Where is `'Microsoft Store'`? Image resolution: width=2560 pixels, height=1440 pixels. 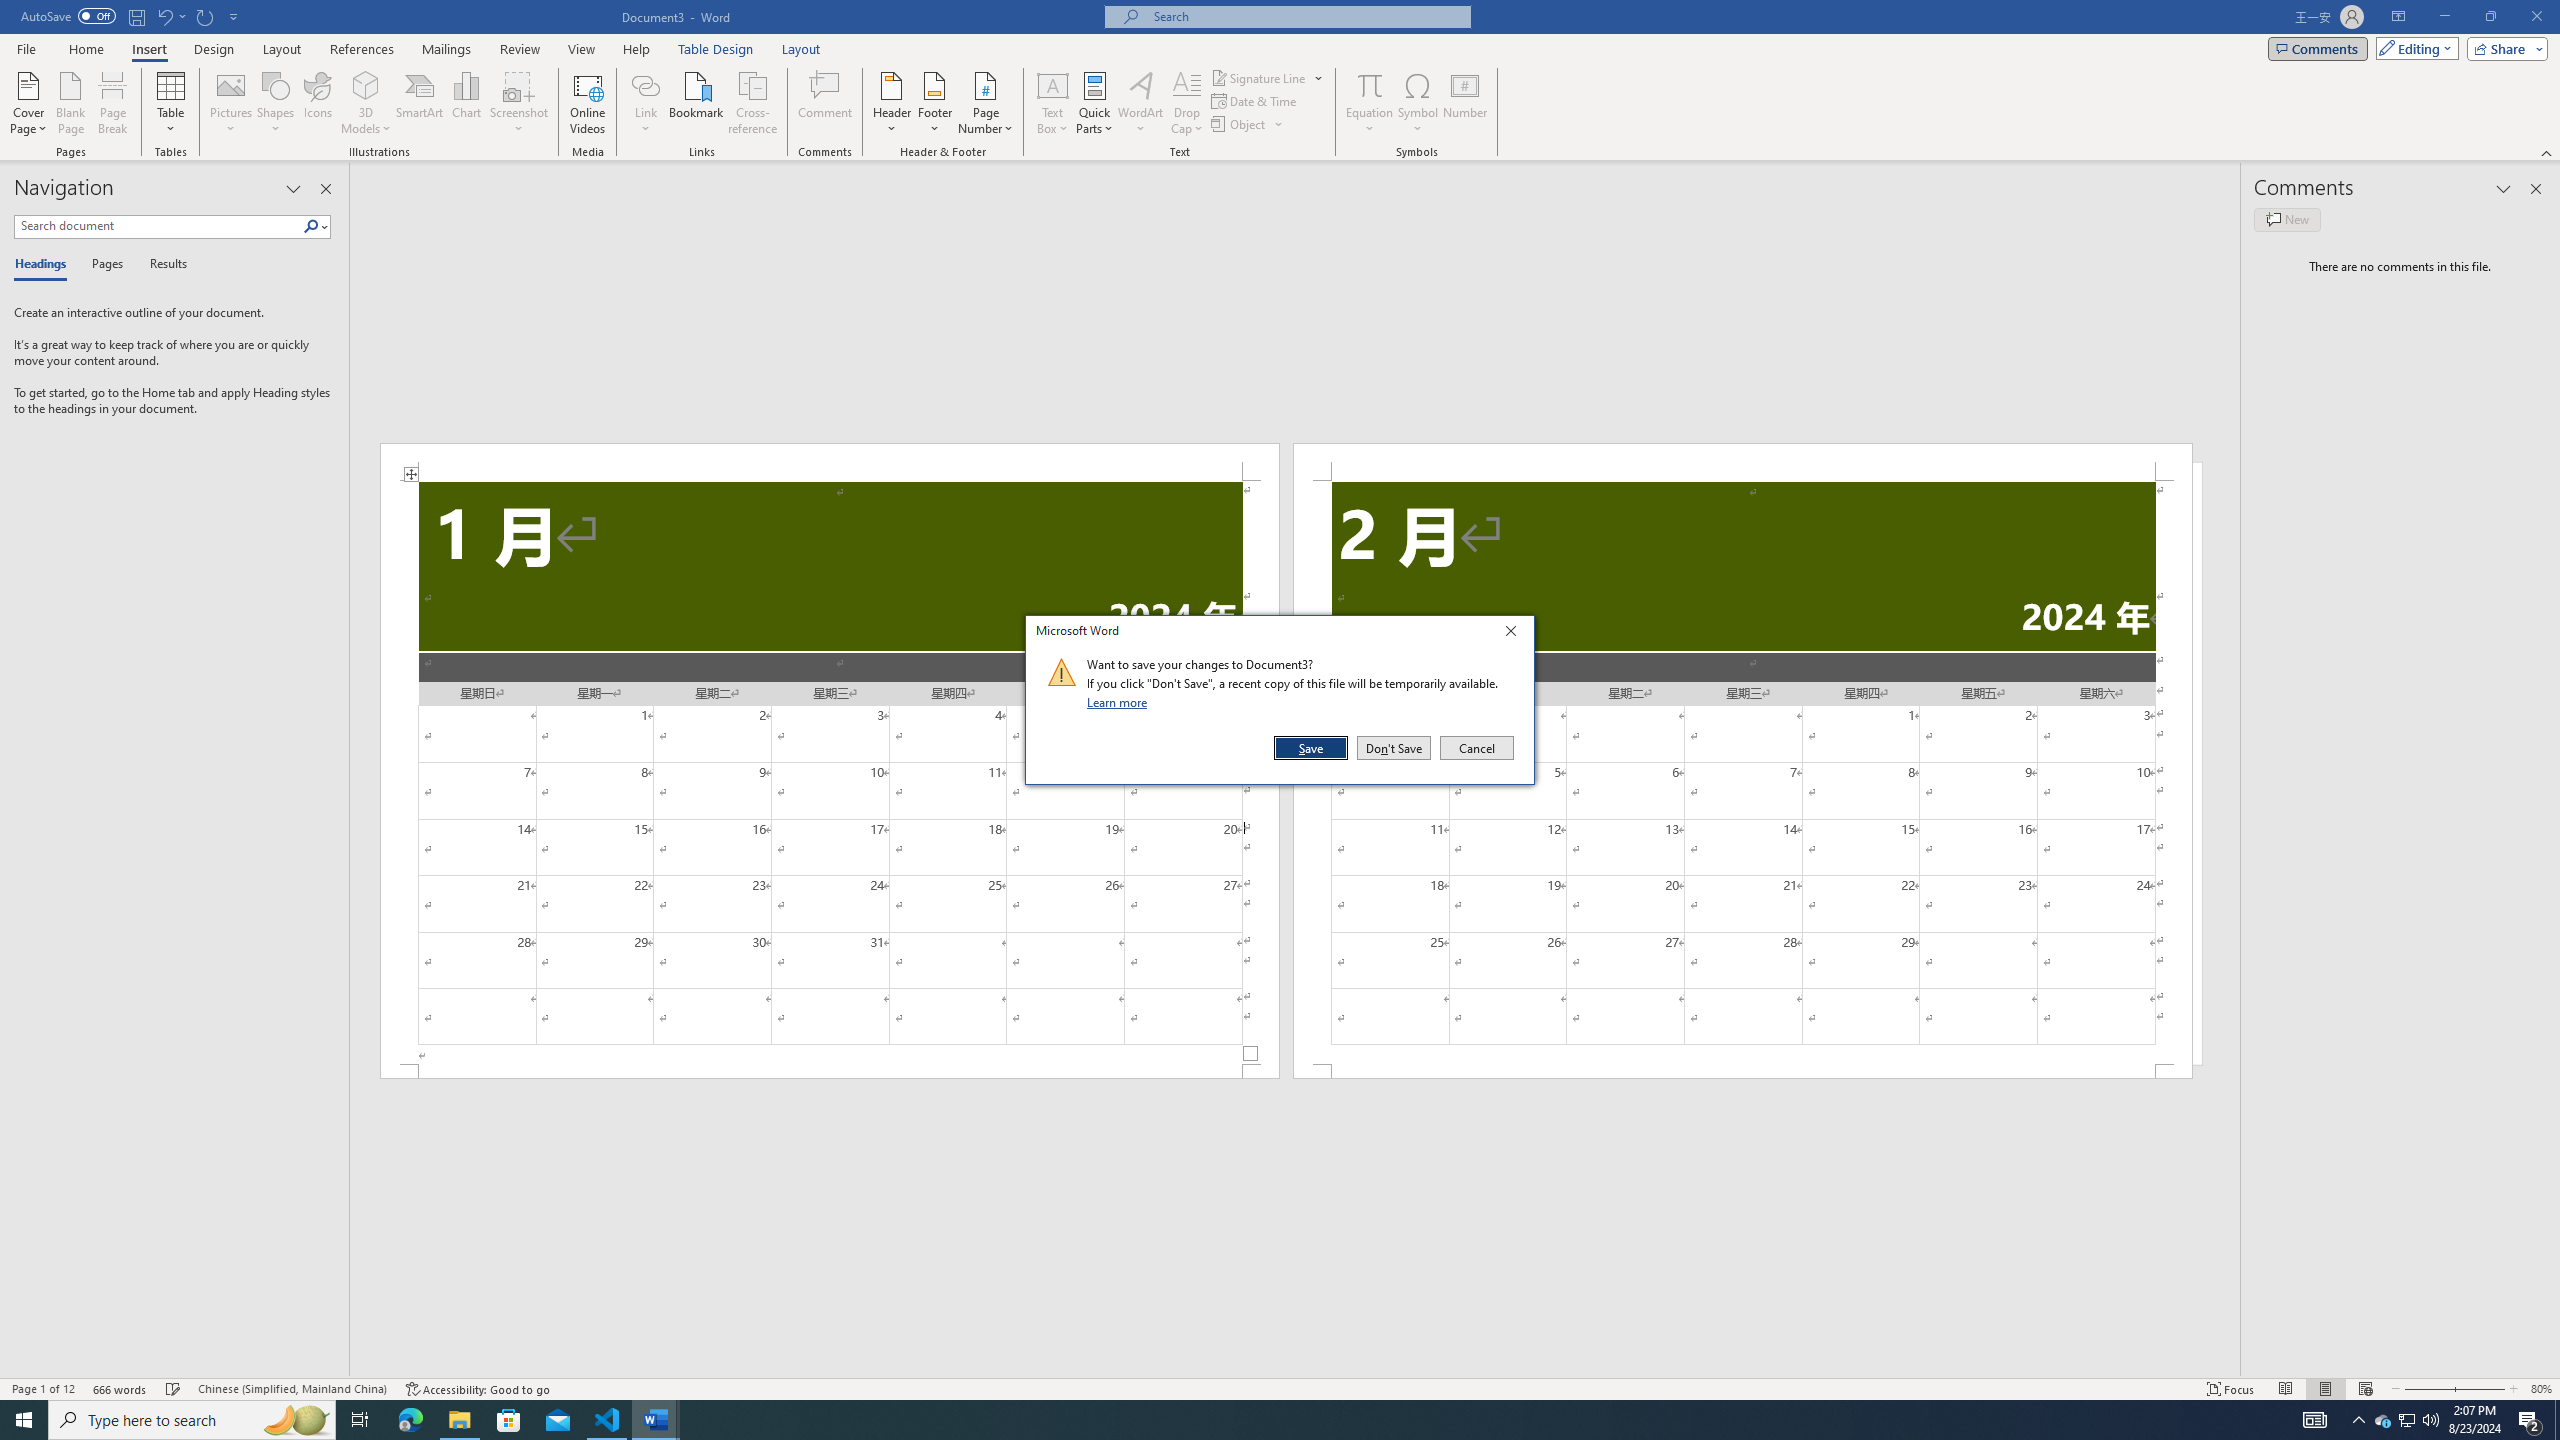
'Microsoft Store' is located at coordinates (509, 1418).